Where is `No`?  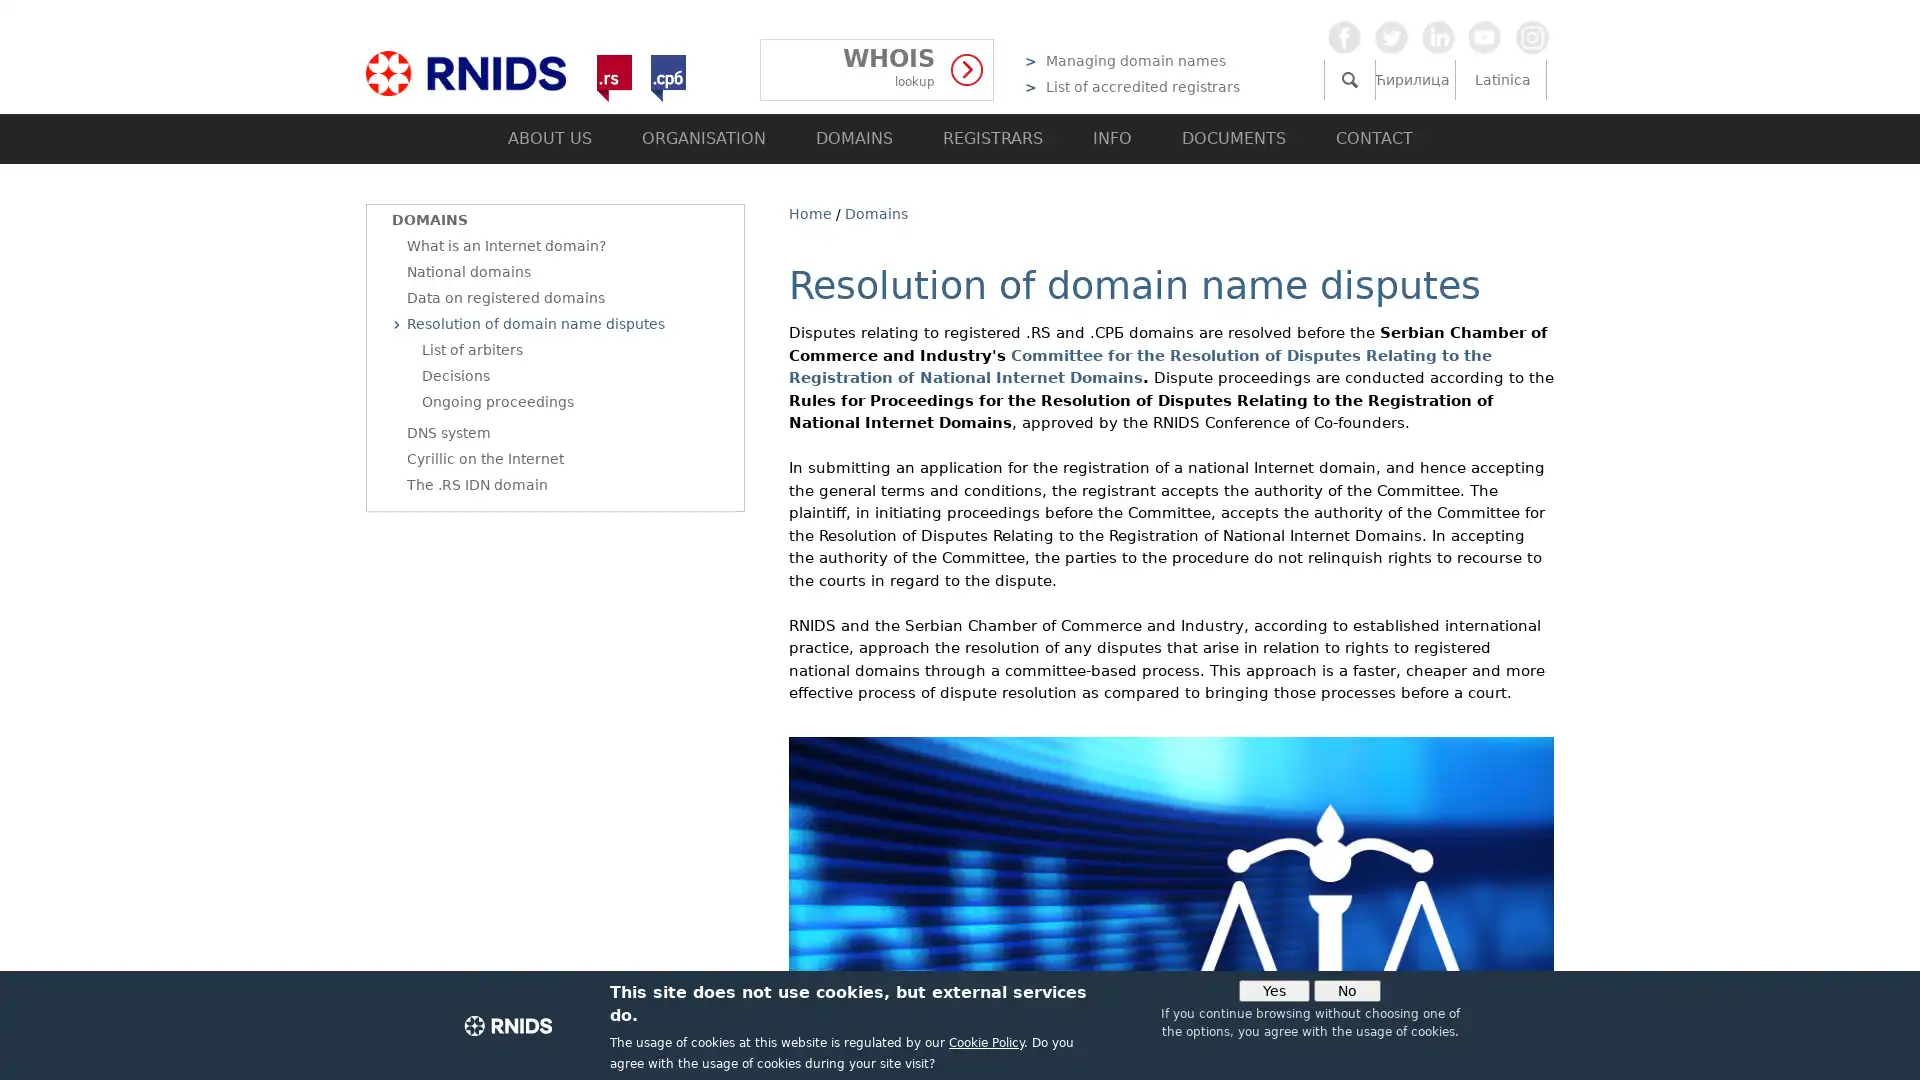 No is located at coordinates (1347, 991).